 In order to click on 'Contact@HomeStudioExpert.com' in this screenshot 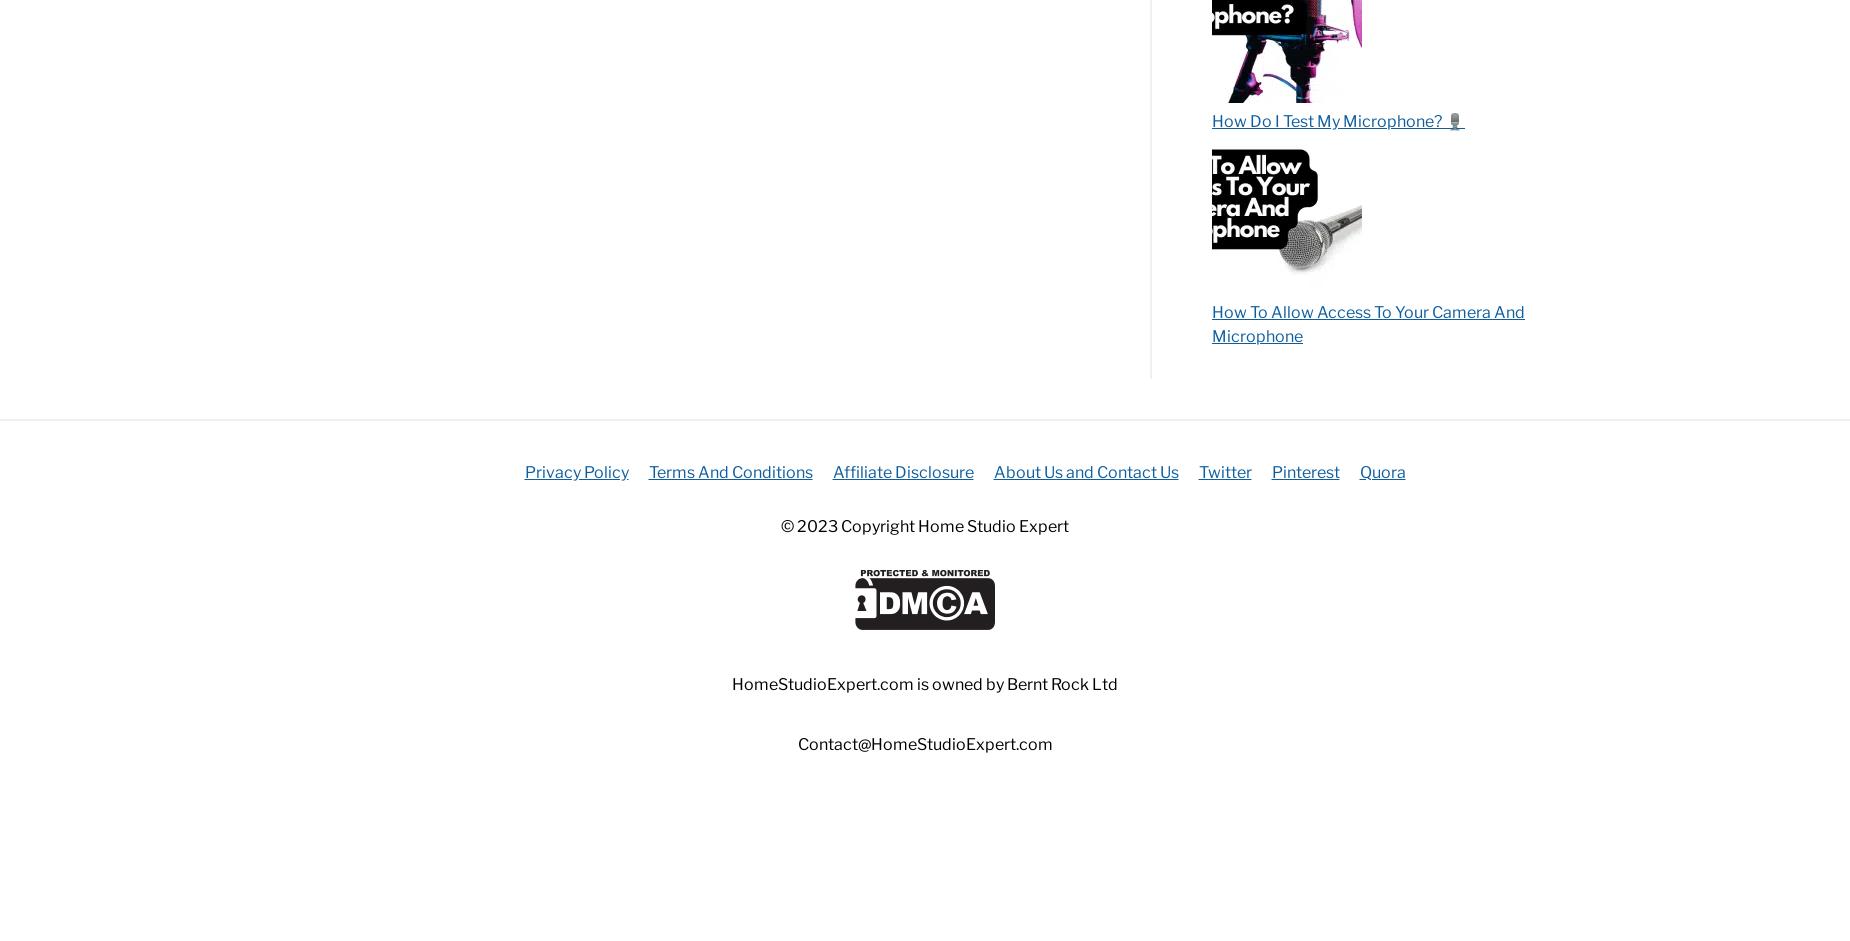, I will do `click(924, 743)`.